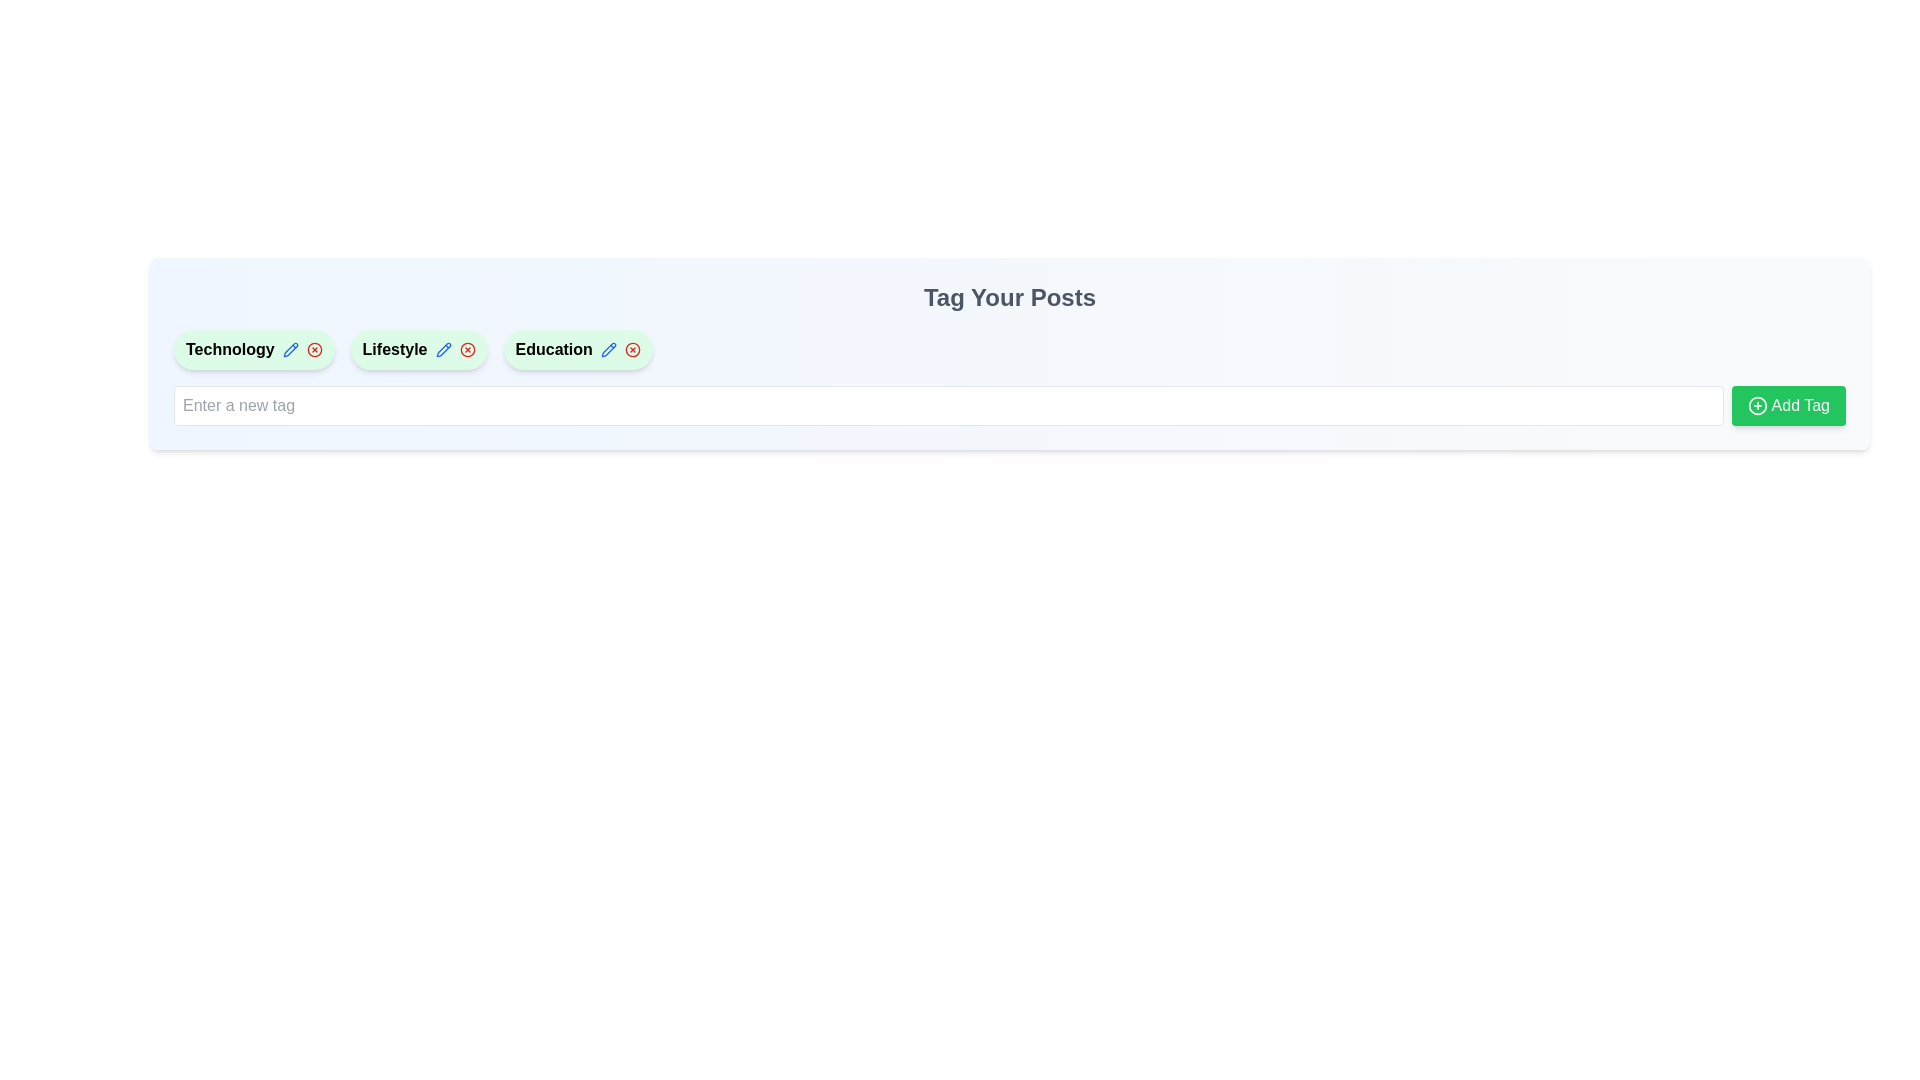  What do you see at coordinates (1788, 405) in the screenshot?
I see `the button for adding a tag, located to the right of the 'Enter a new tag' input field` at bounding box center [1788, 405].